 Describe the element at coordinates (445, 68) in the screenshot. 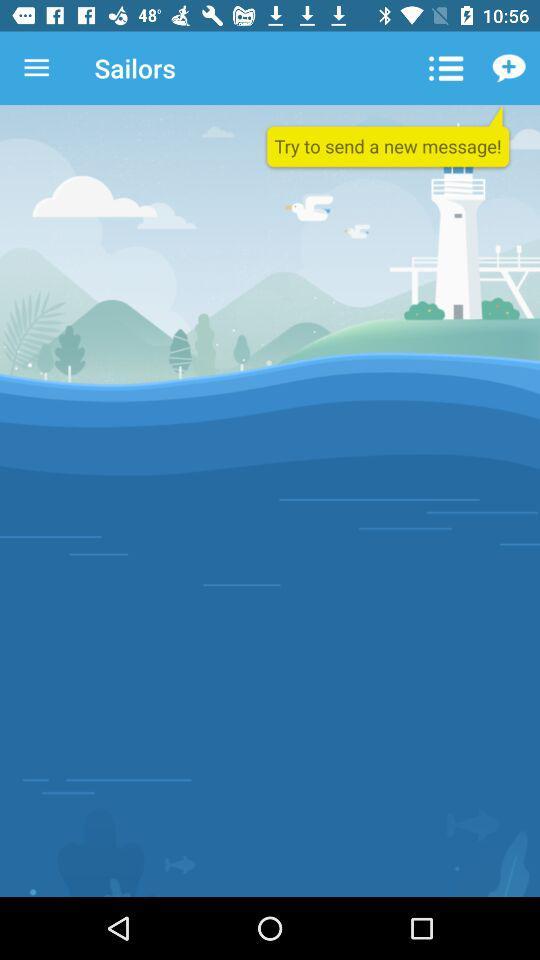

I see `the icon next to the sailors` at that location.